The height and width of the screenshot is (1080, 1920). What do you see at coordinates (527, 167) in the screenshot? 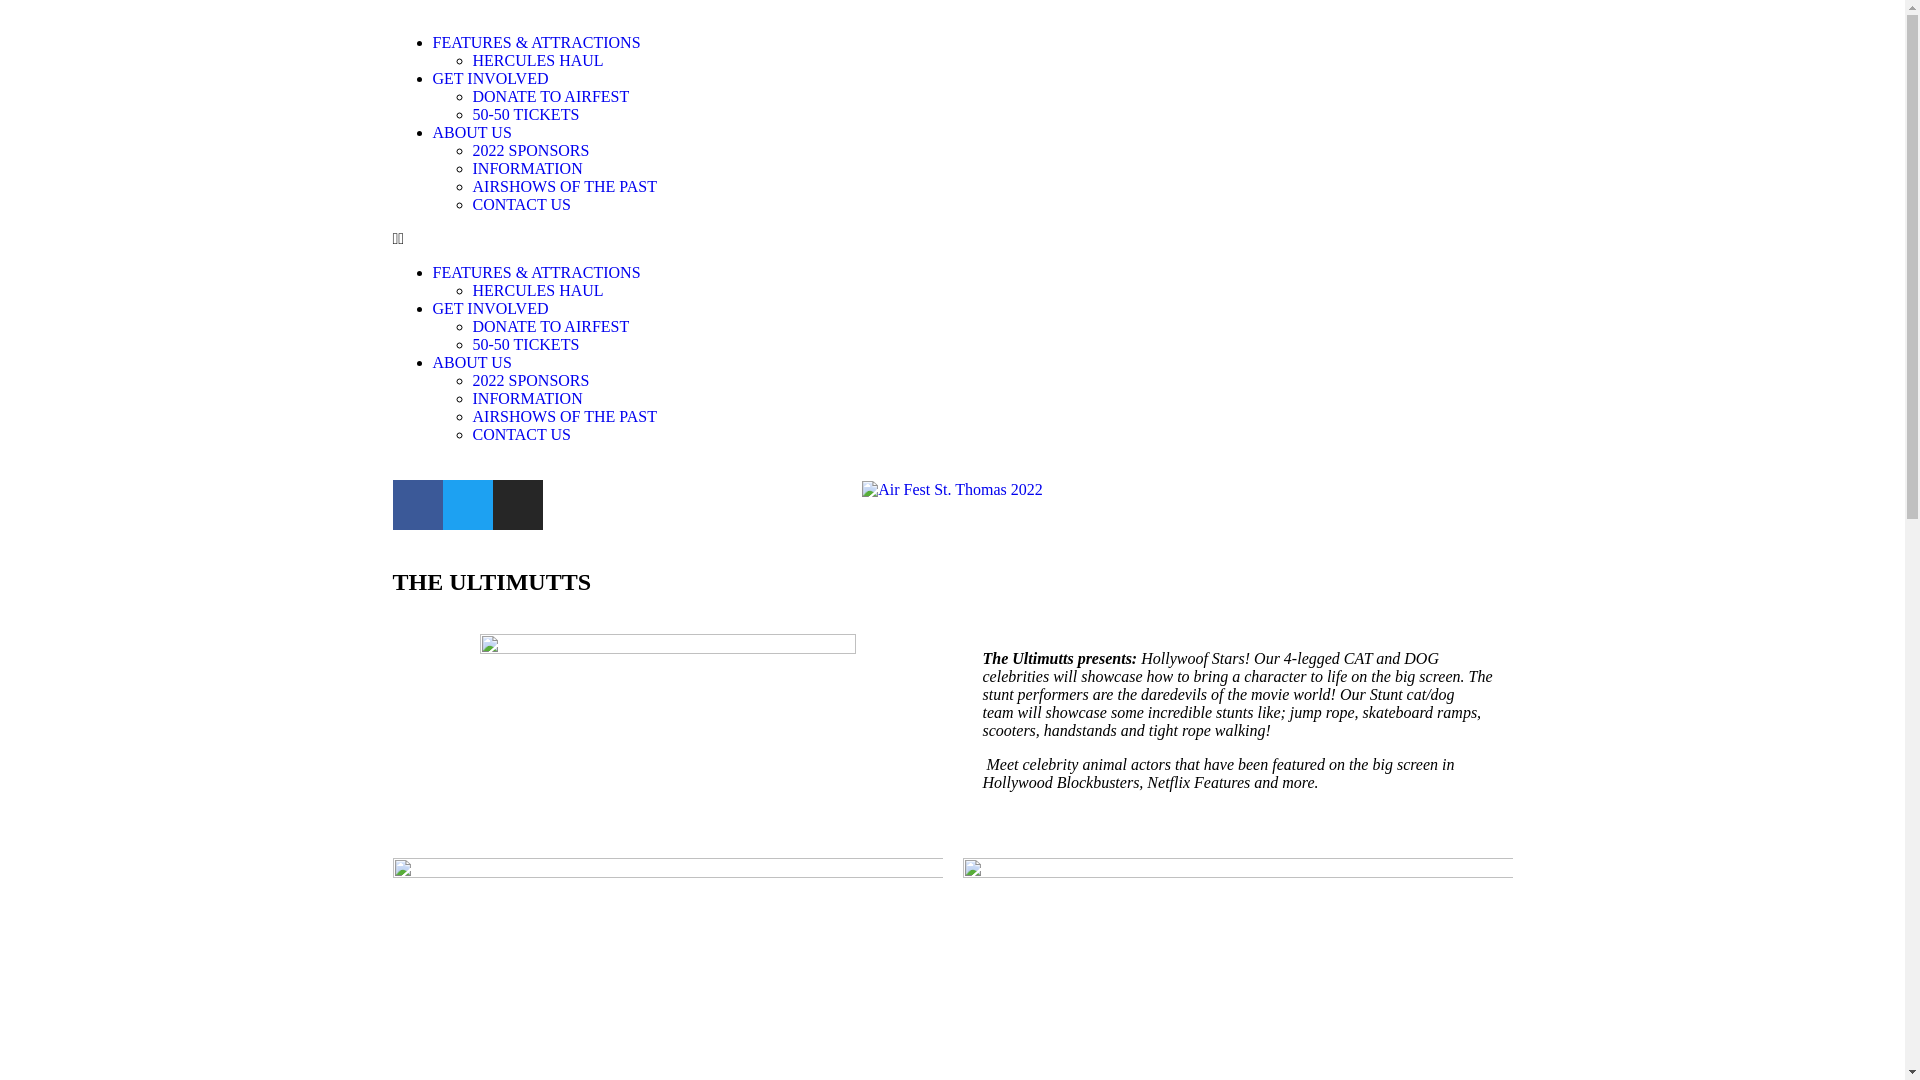
I see `'INFORMATION'` at bounding box center [527, 167].